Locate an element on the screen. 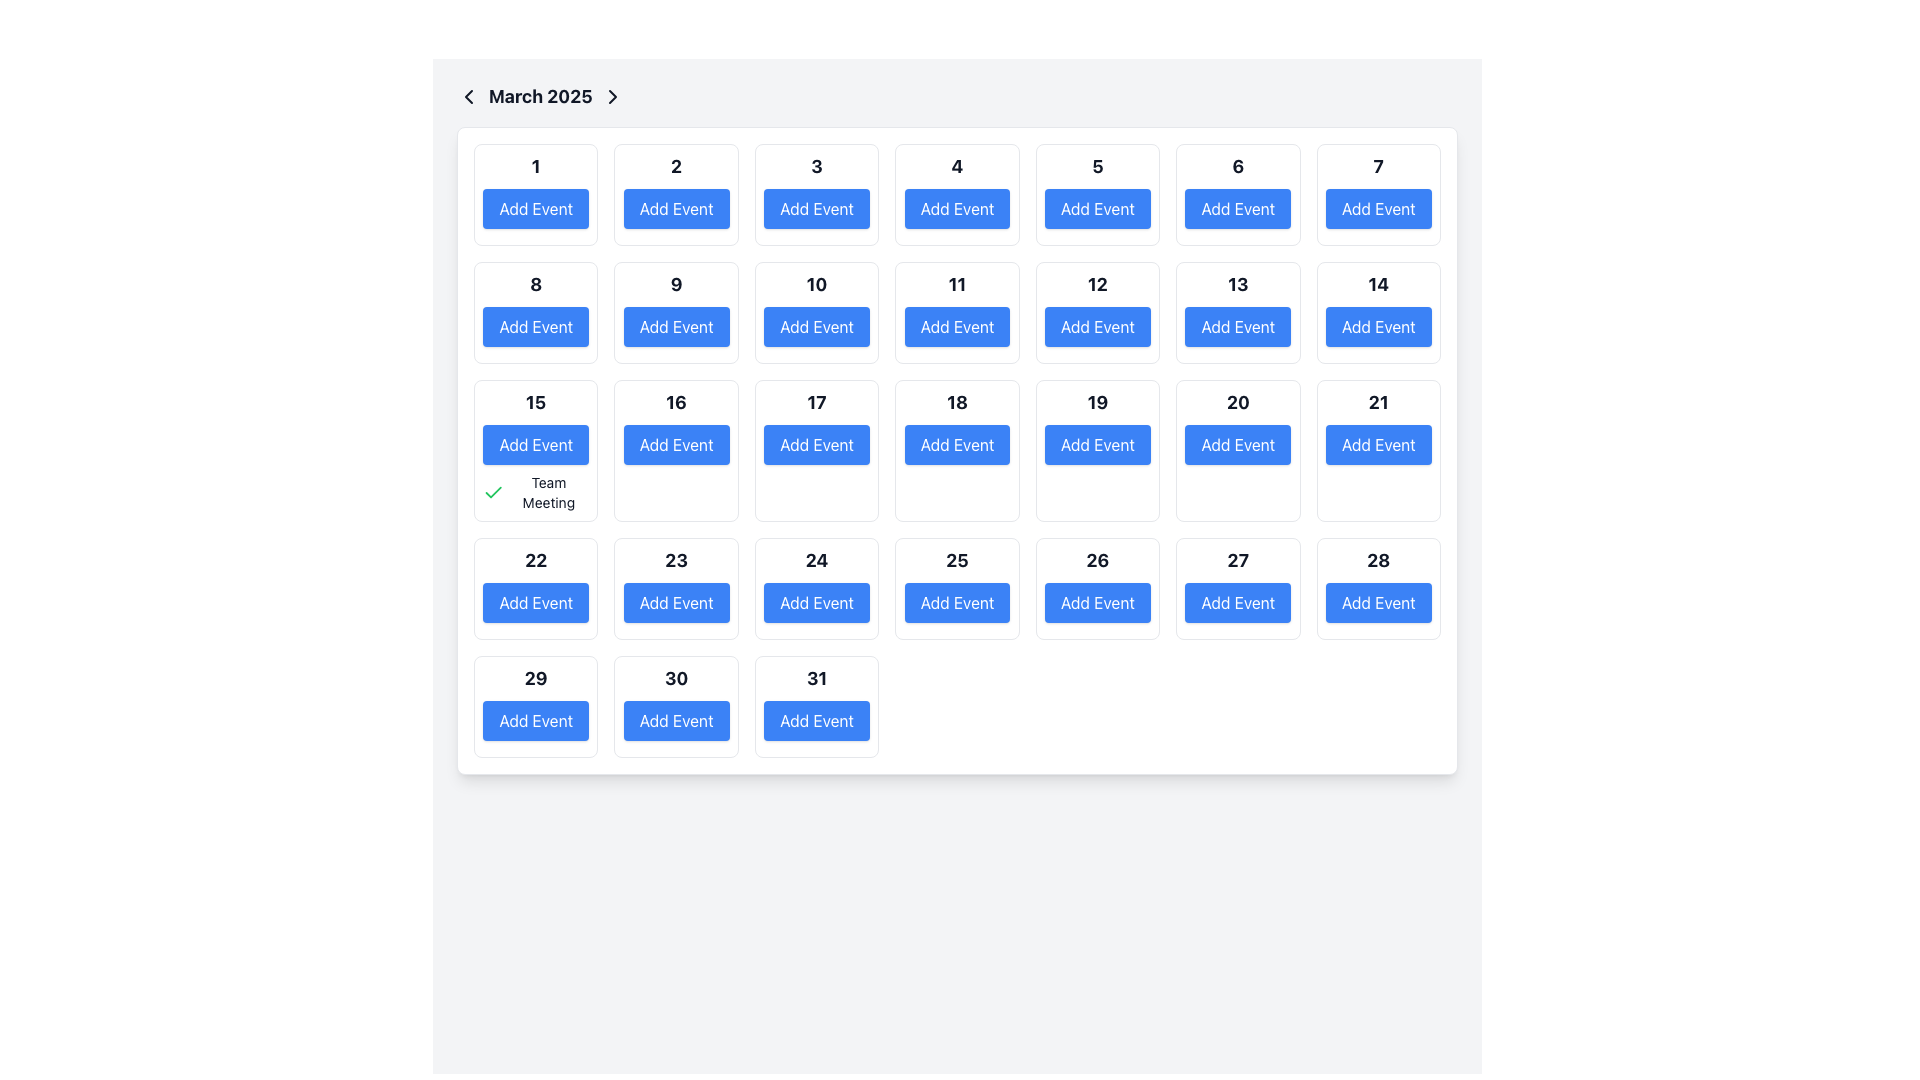  the 'Add Event' button located below the bold number '27' in the calendar day cell is located at coordinates (1237, 588).